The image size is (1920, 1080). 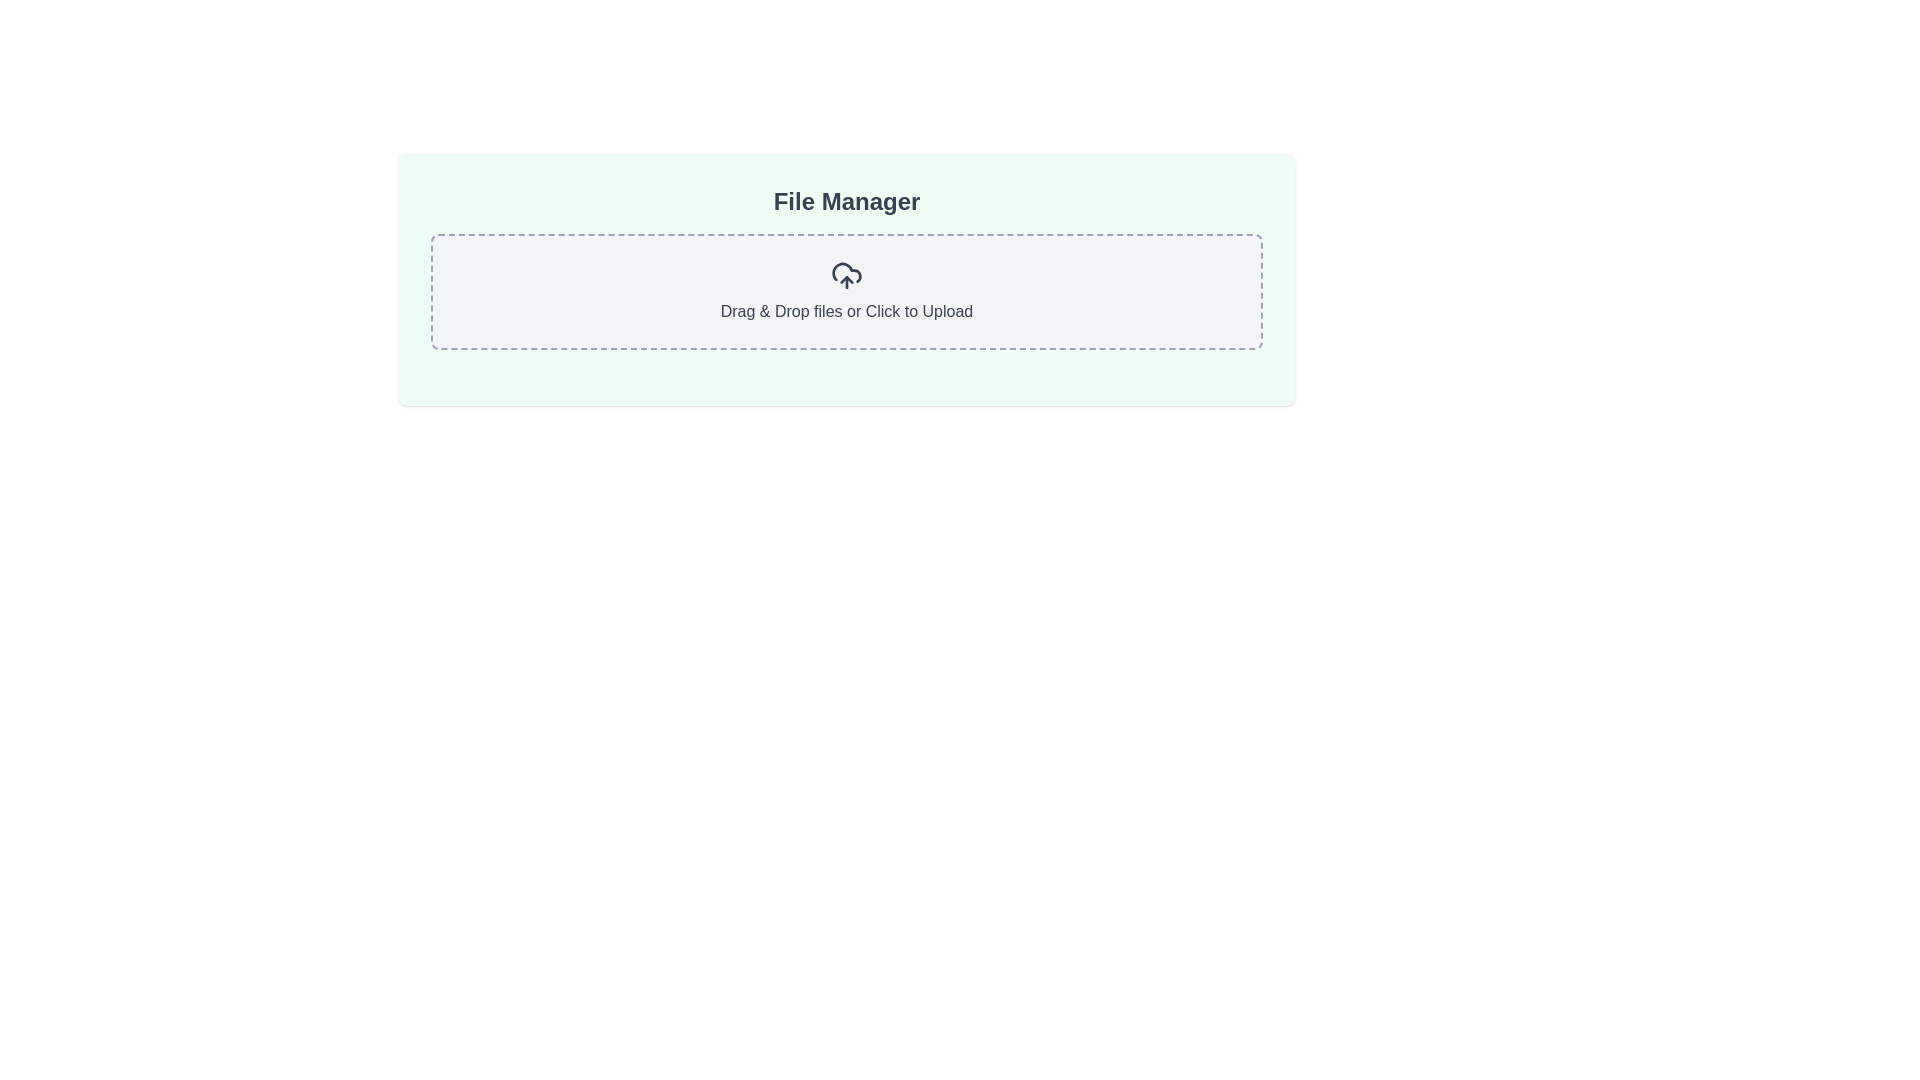 What do you see at coordinates (846, 201) in the screenshot?
I see `the centered text label with the bold heading 'File Manager' at the top of the box with a light green background` at bounding box center [846, 201].